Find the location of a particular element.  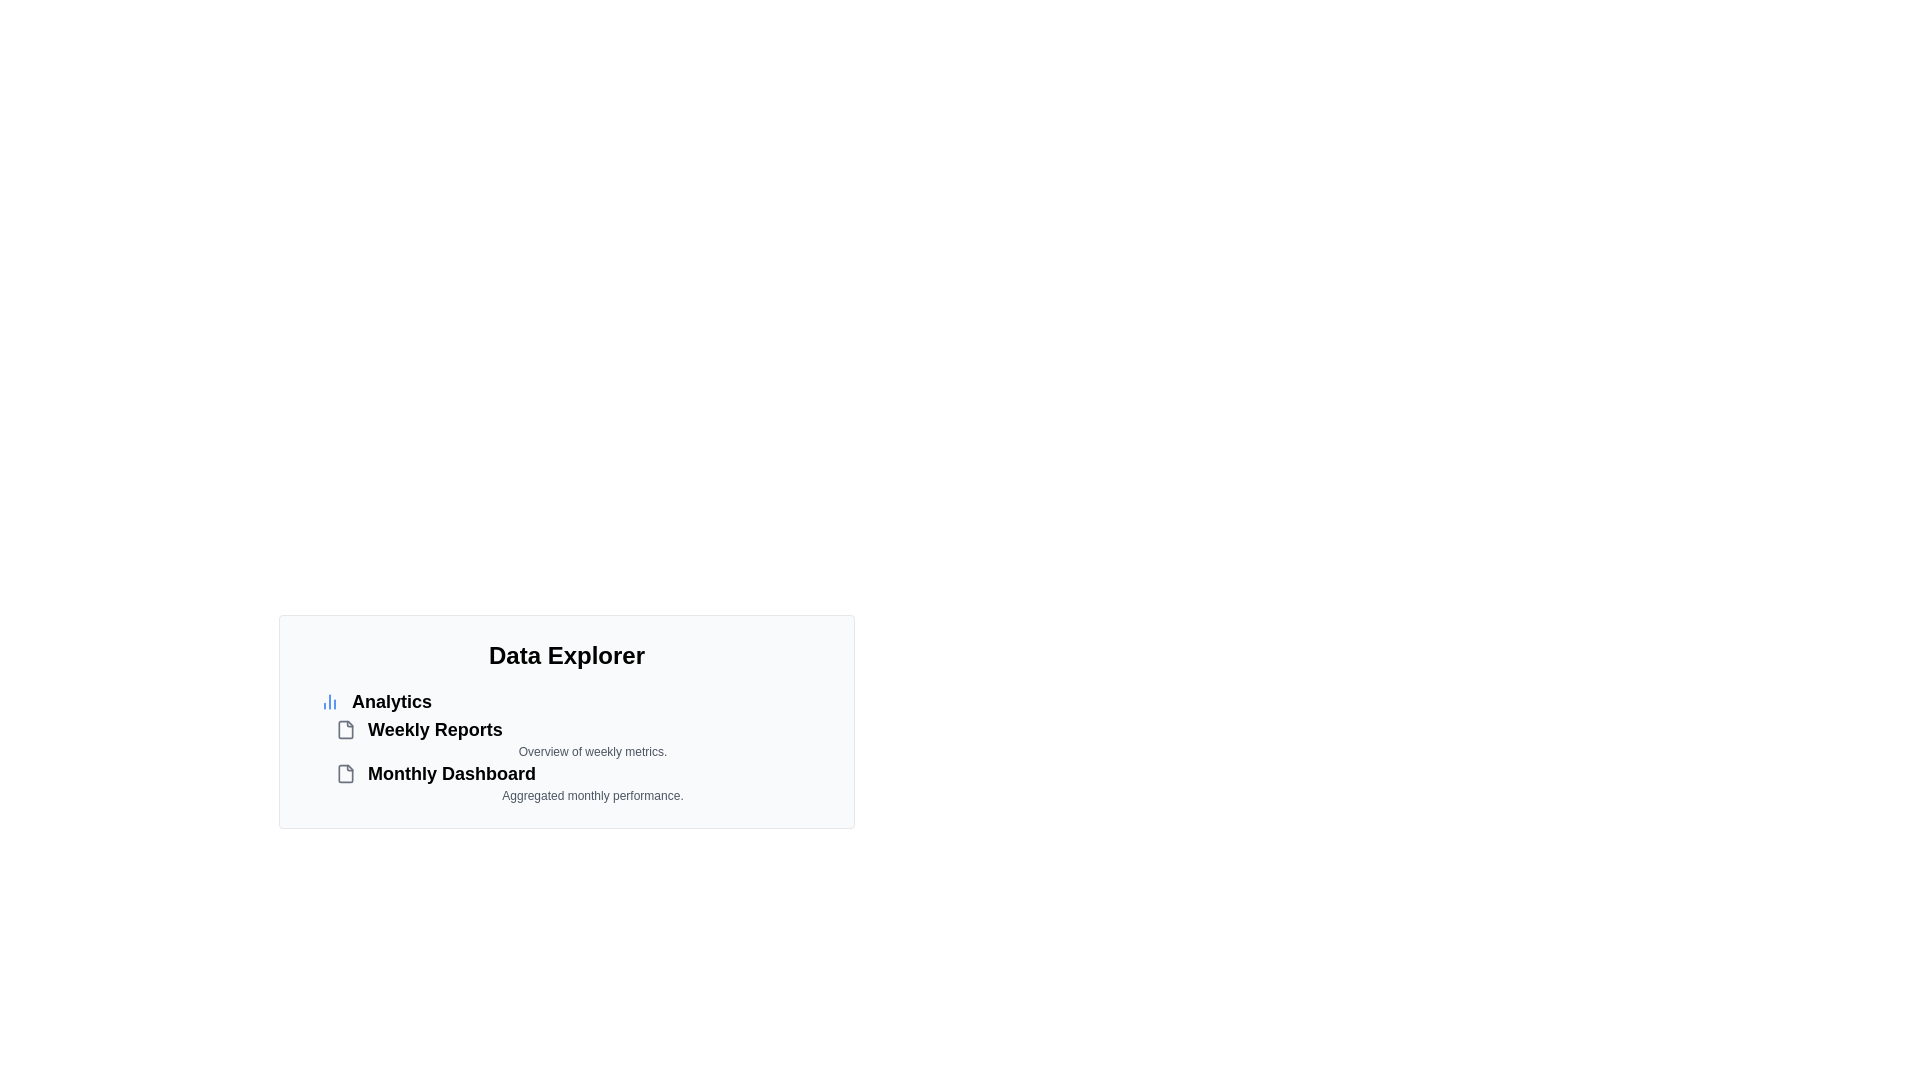

the bar chart icon that is located to the left of the 'Analytics' text in the 'Data Explorer' section is located at coordinates (330, 701).